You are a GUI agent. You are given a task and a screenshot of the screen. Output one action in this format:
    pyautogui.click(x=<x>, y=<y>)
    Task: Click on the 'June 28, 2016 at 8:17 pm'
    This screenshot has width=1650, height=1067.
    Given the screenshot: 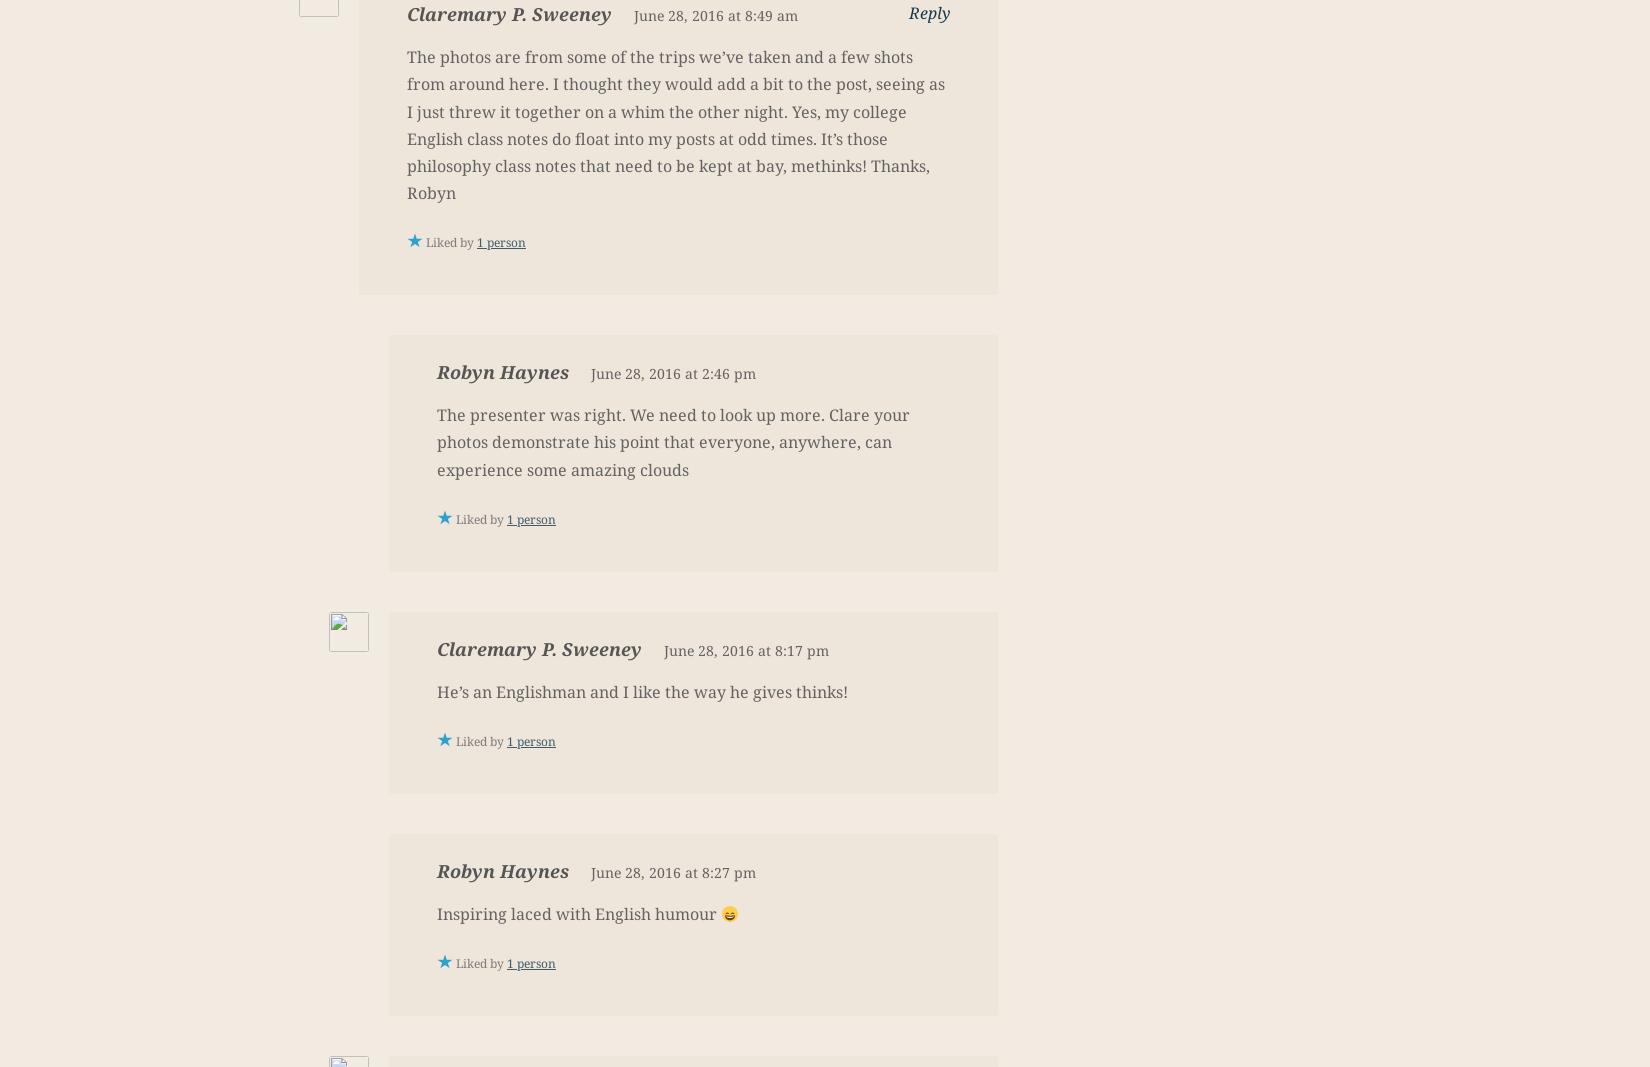 What is the action you would take?
    pyautogui.click(x=745, y=649)
    